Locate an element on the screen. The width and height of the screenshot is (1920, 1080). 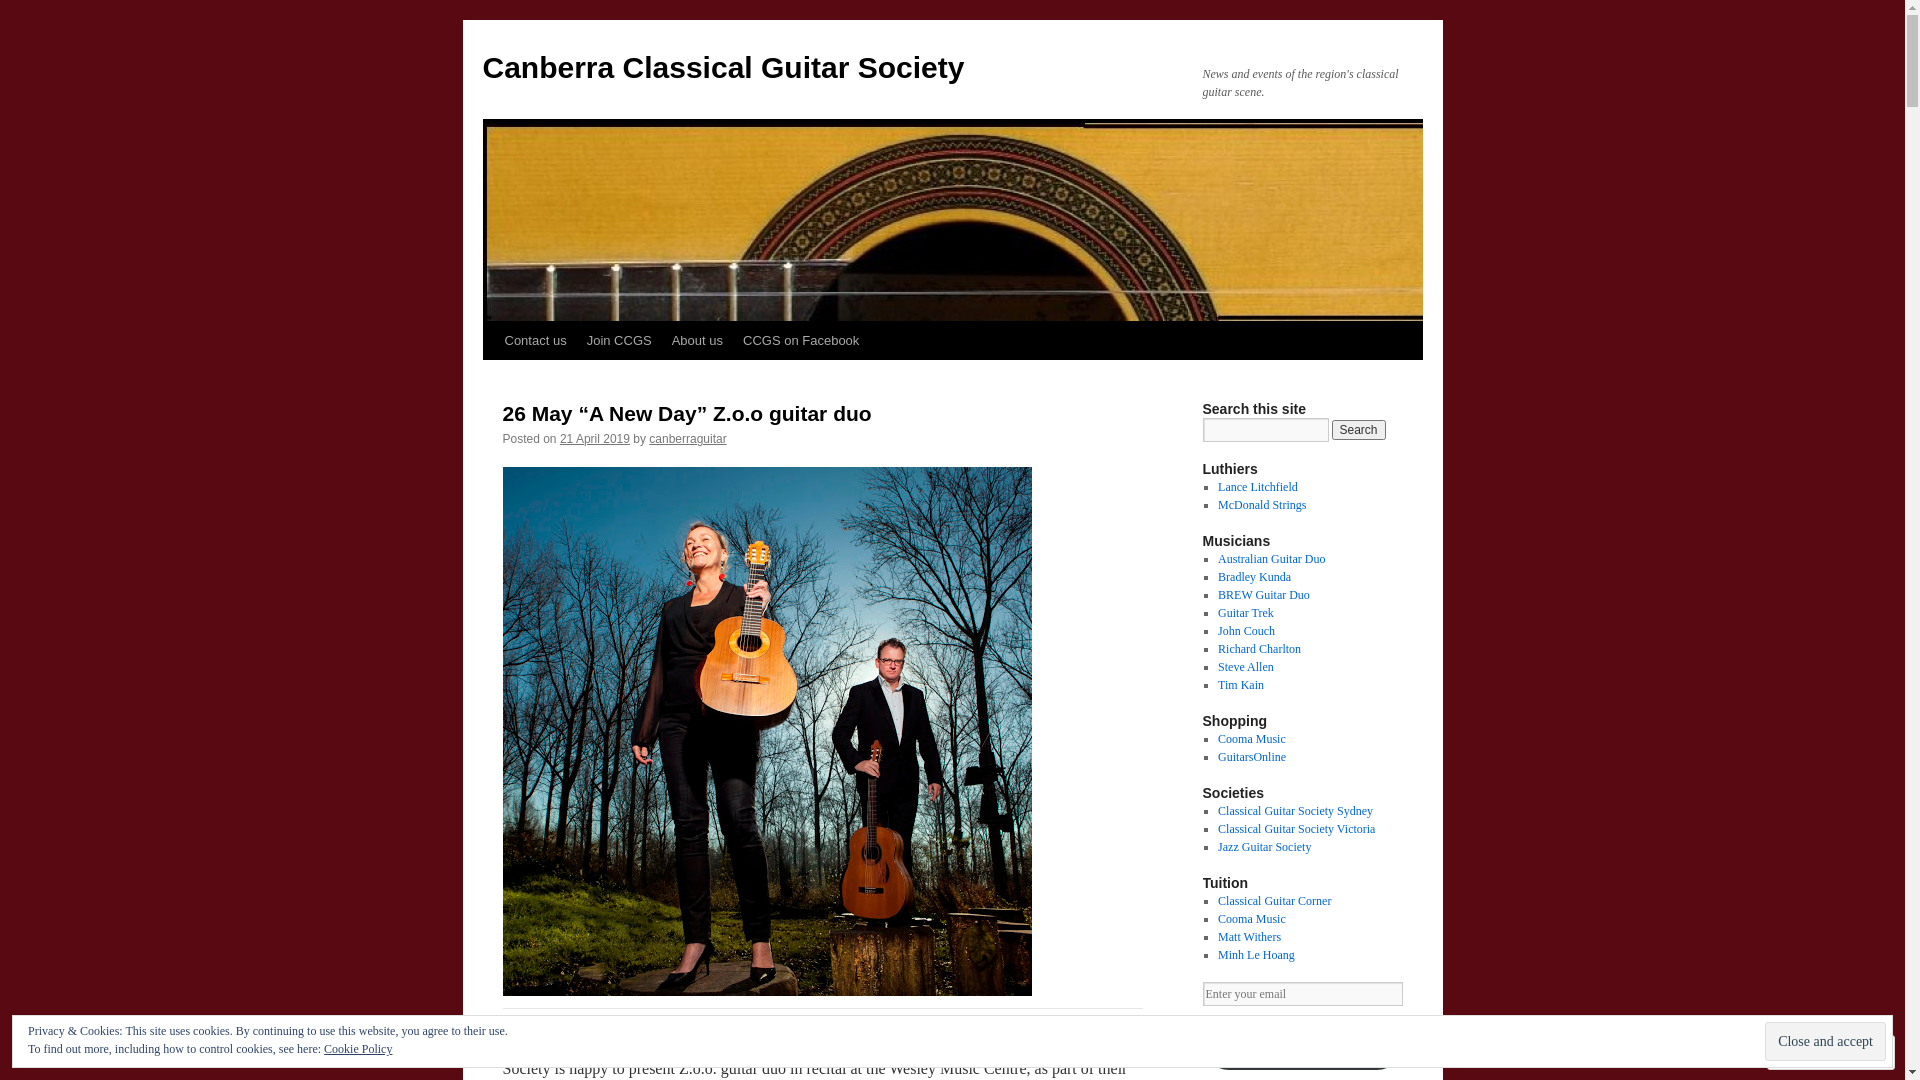
'21 April 2019' is located at coordinates (560, 438).